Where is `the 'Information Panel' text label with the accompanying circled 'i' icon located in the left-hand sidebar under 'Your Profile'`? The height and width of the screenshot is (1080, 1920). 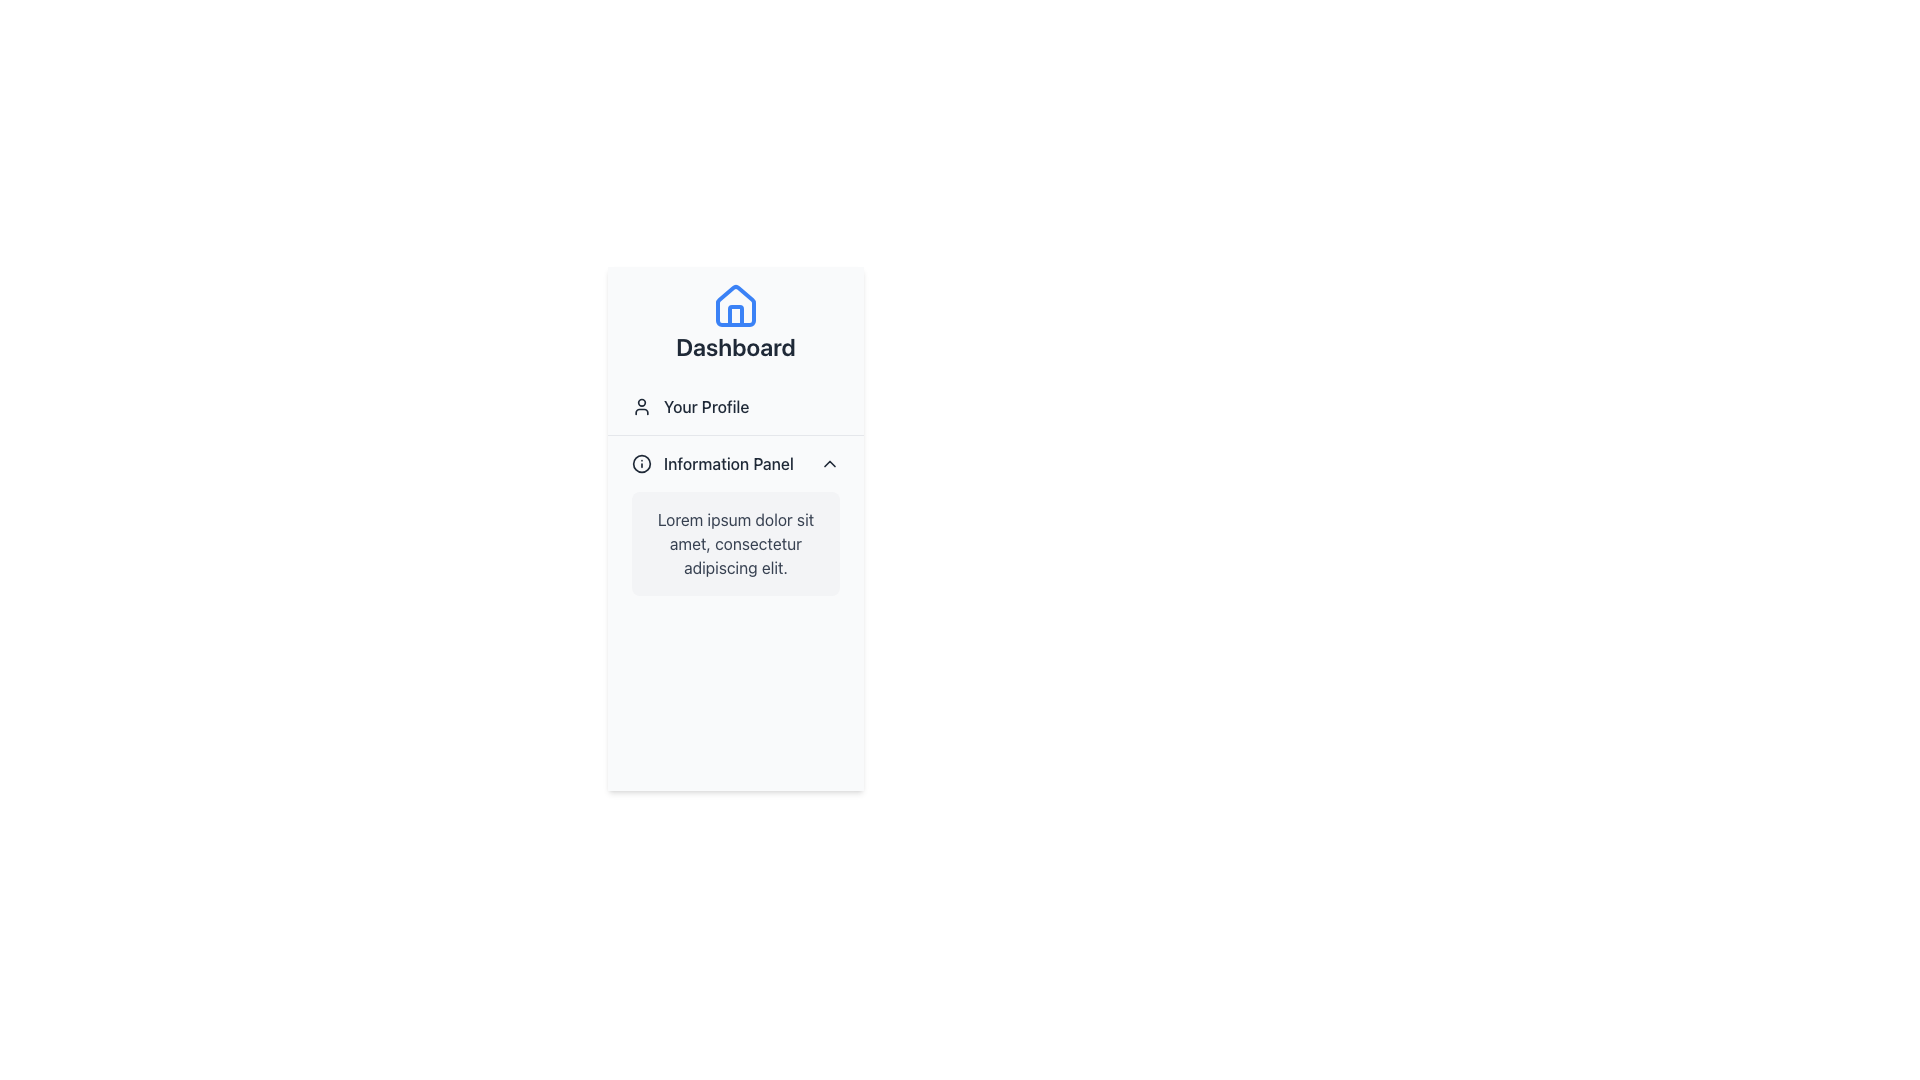
the 'Information Panel' text label with the accompanying circled 'i' icon located in the left-hand sidebar under 'Your Profile' is located at coordinates (712, 463).